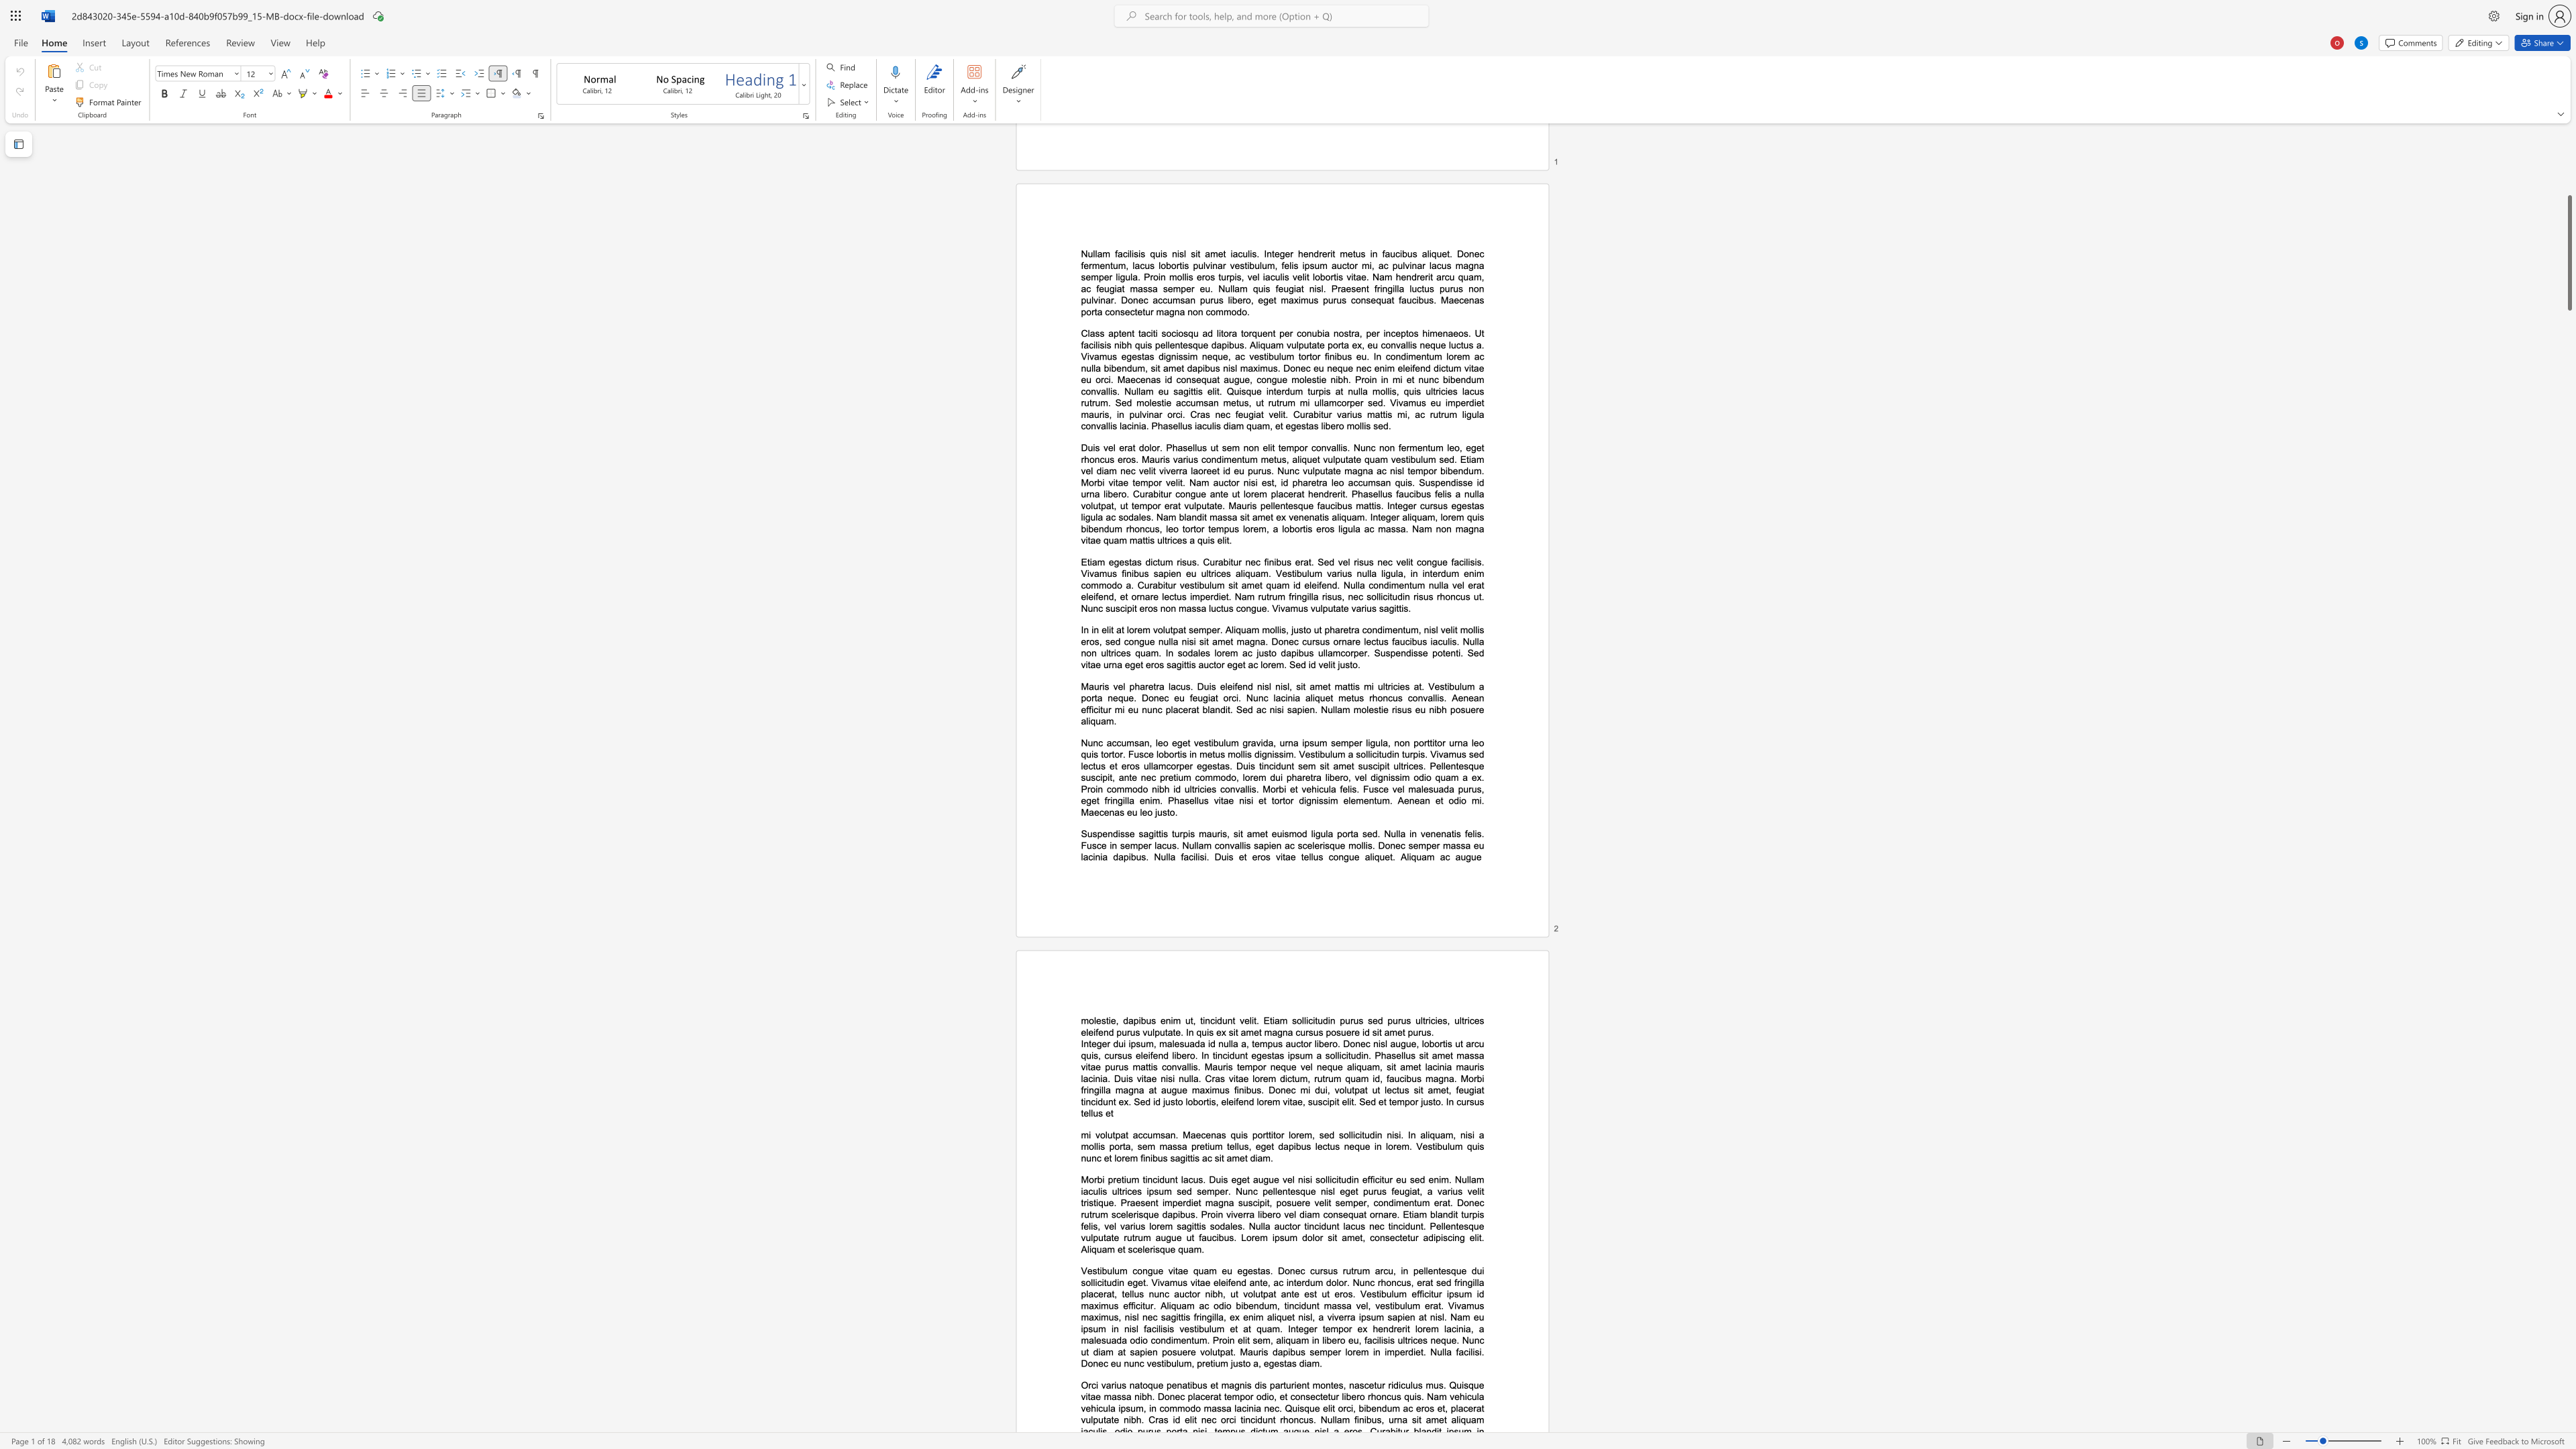 This screenshot has height=1449, width=2576. I want to click on the subset text "convallis. Morbi et vehicula felis. Fusce vel malesuada purus, eget fringilla enim. Phasellus vitae nisi et tor" within the text "Nunc accumsan, leo eget vestibulum gravida, urna ipsum semper ligula, non porttitor urna leo quis tortor. Fusce lobortis in metus mollis dignissim. Vestibulum a sollicitudin turpis. Vivamus sed lectus et eros ullamcorper egestas. Duis tincidunt sem sit amet suscipit ultrices. Pellentesque suscipit, ante nec pretium commodo, lorem dui pharetra libero, vel dignissim odio quam a ex. Proin commodo nibh id ultricies convallis. Morbi et vehicula felis. Fusce vel malesuada purus, eget fringilla enim. Phasellus vitae nisi et tortor dignissim elementum. Aenean et odio mi. Maecenas eu leo justo.", so click(1220, 788).